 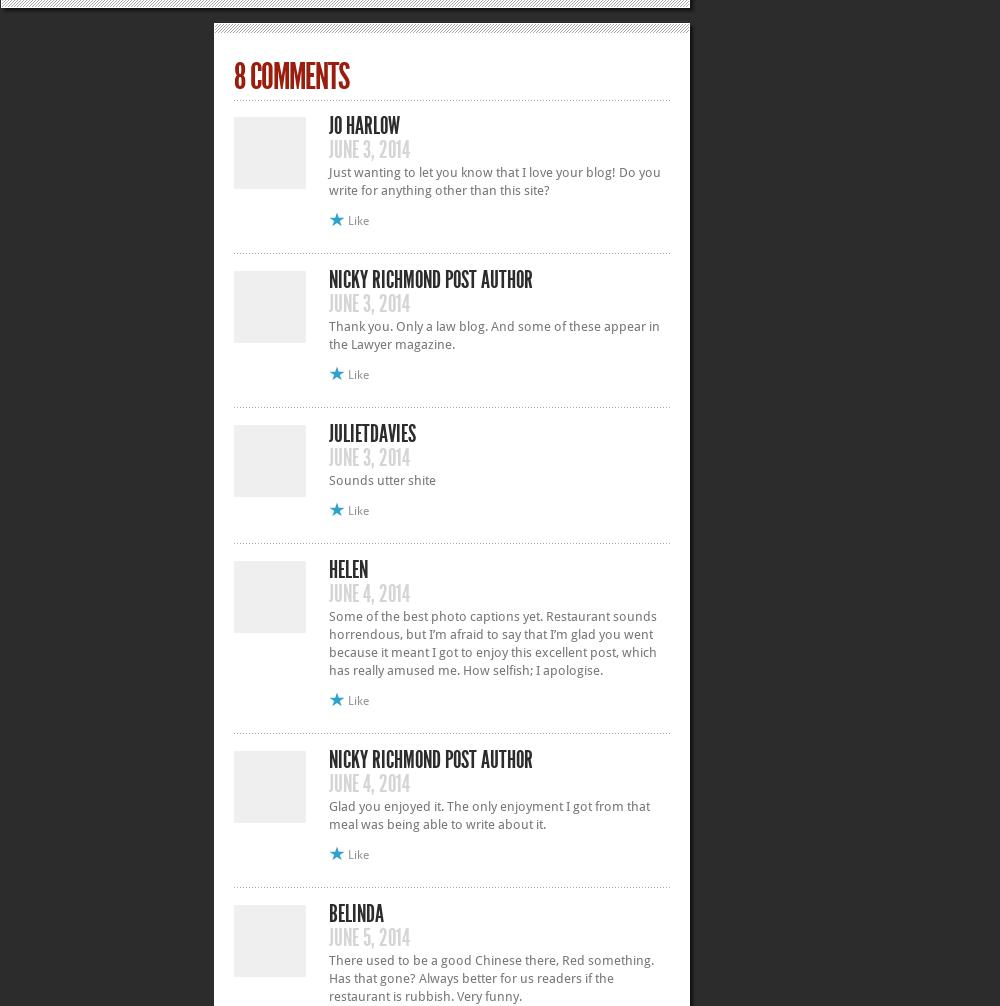 What do you see at coordinates (494, 180) in the screenshot?
I see `'Just wanting to let you know that I love your blog! Do you write for anything other than this site?'` at bounding box center [494, 180].